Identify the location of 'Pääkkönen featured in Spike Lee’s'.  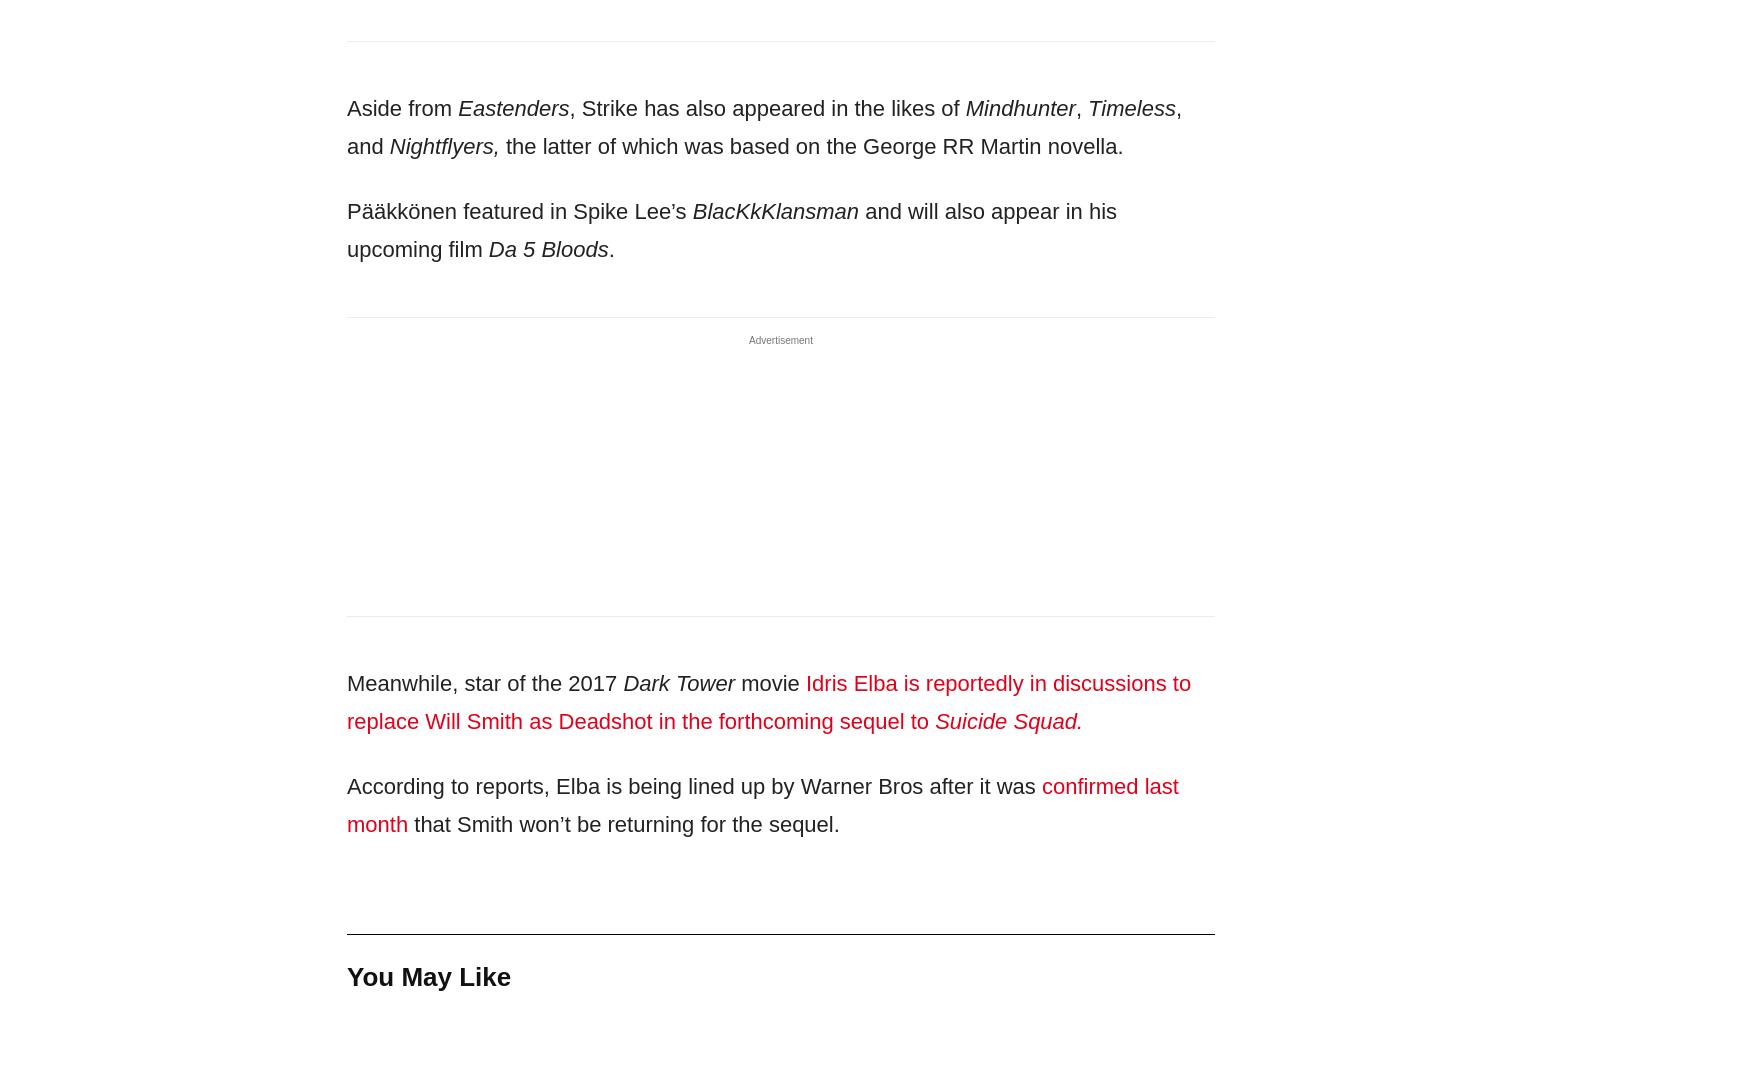
(518, 209).